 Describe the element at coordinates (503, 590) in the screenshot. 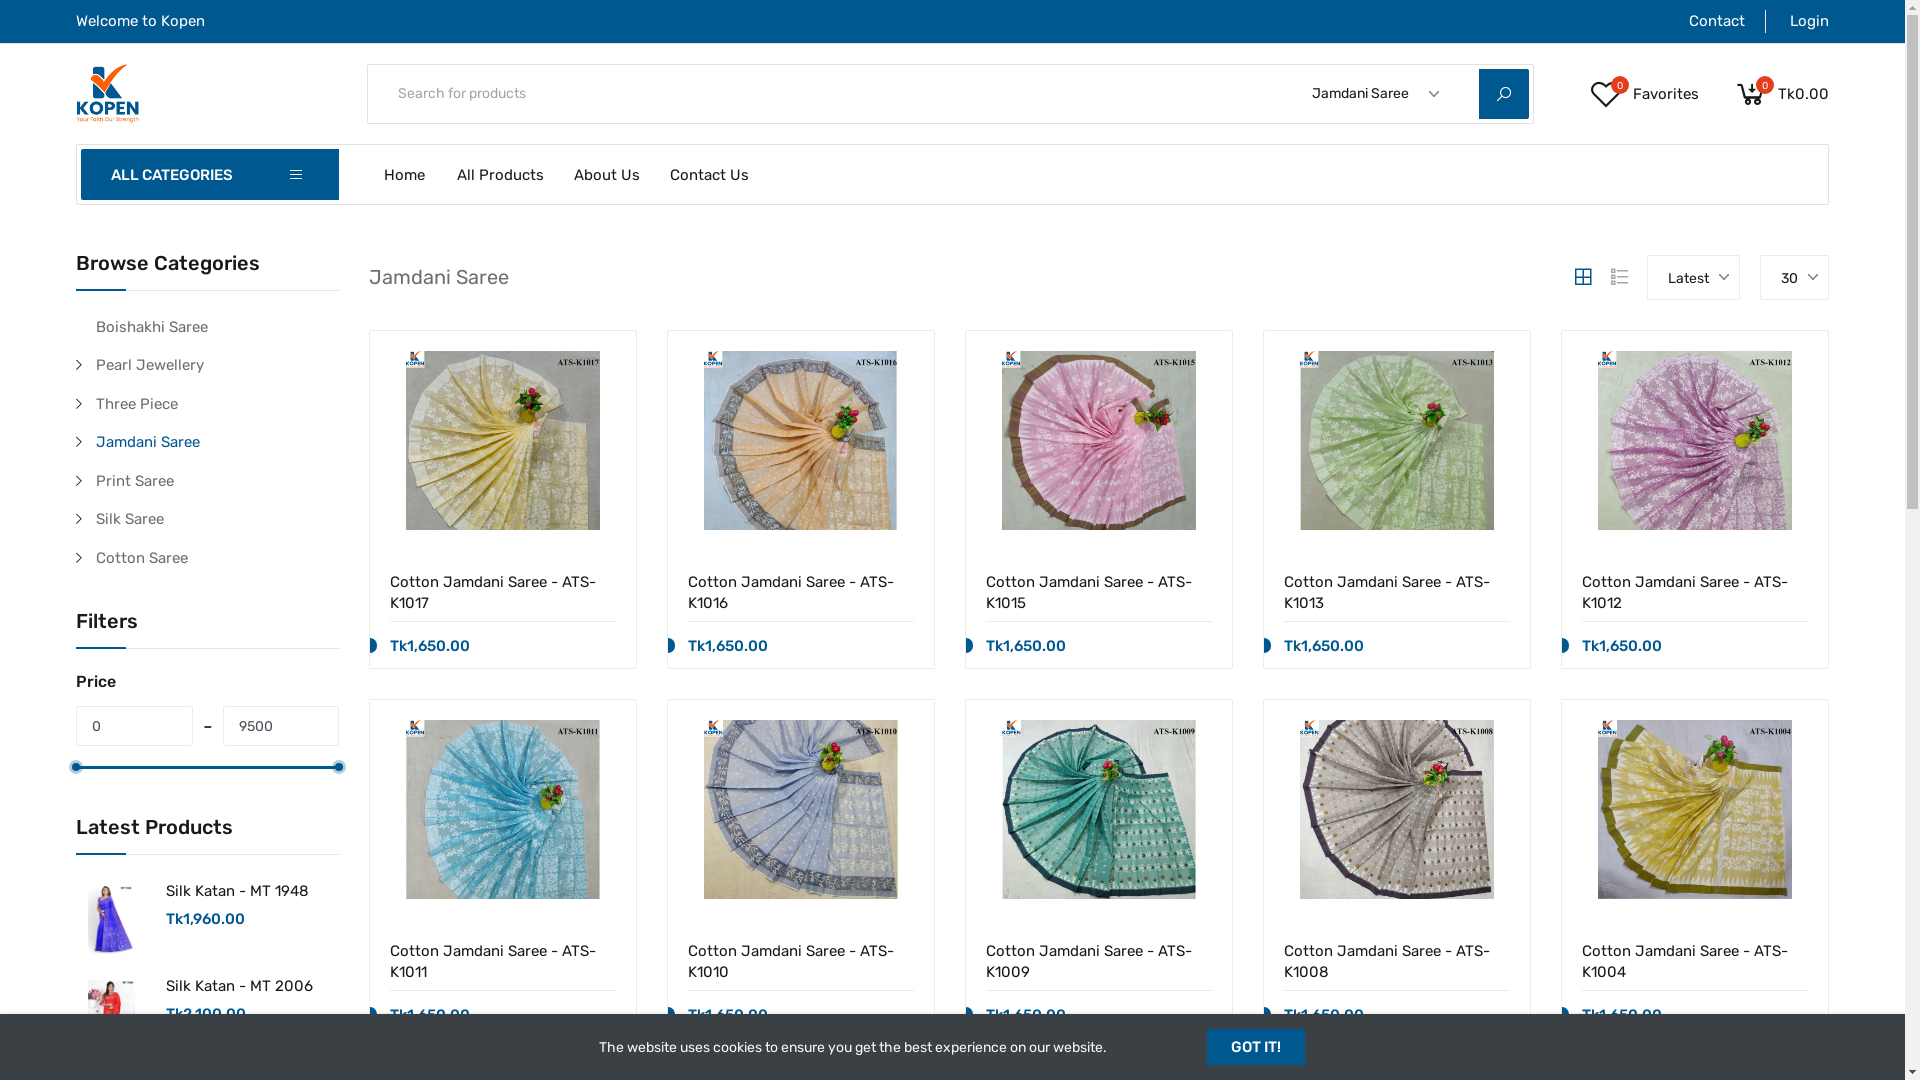

I see `'Cotton Jamdani Saree - ATS-K1017'` at that location.